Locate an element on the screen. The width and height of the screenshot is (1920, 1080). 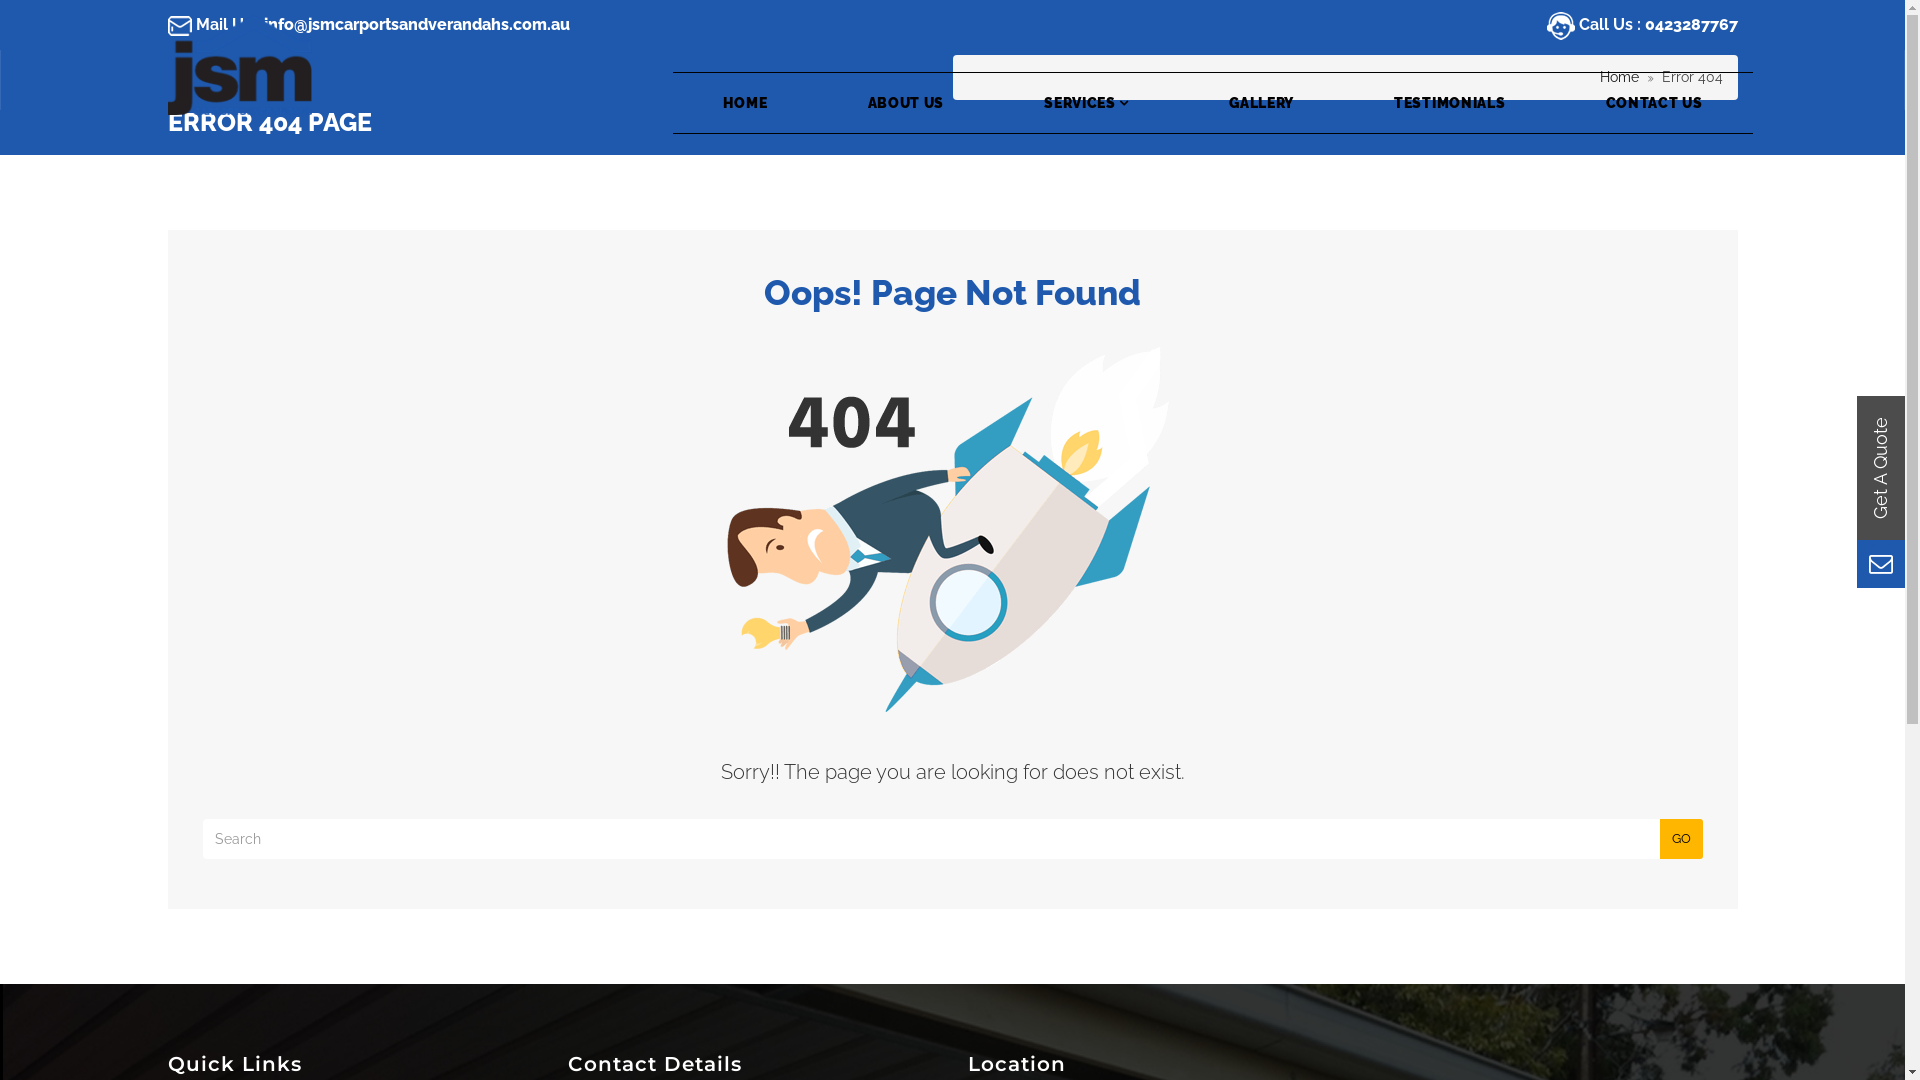
'CONTACT US' is located at coordinates (1654, 103).